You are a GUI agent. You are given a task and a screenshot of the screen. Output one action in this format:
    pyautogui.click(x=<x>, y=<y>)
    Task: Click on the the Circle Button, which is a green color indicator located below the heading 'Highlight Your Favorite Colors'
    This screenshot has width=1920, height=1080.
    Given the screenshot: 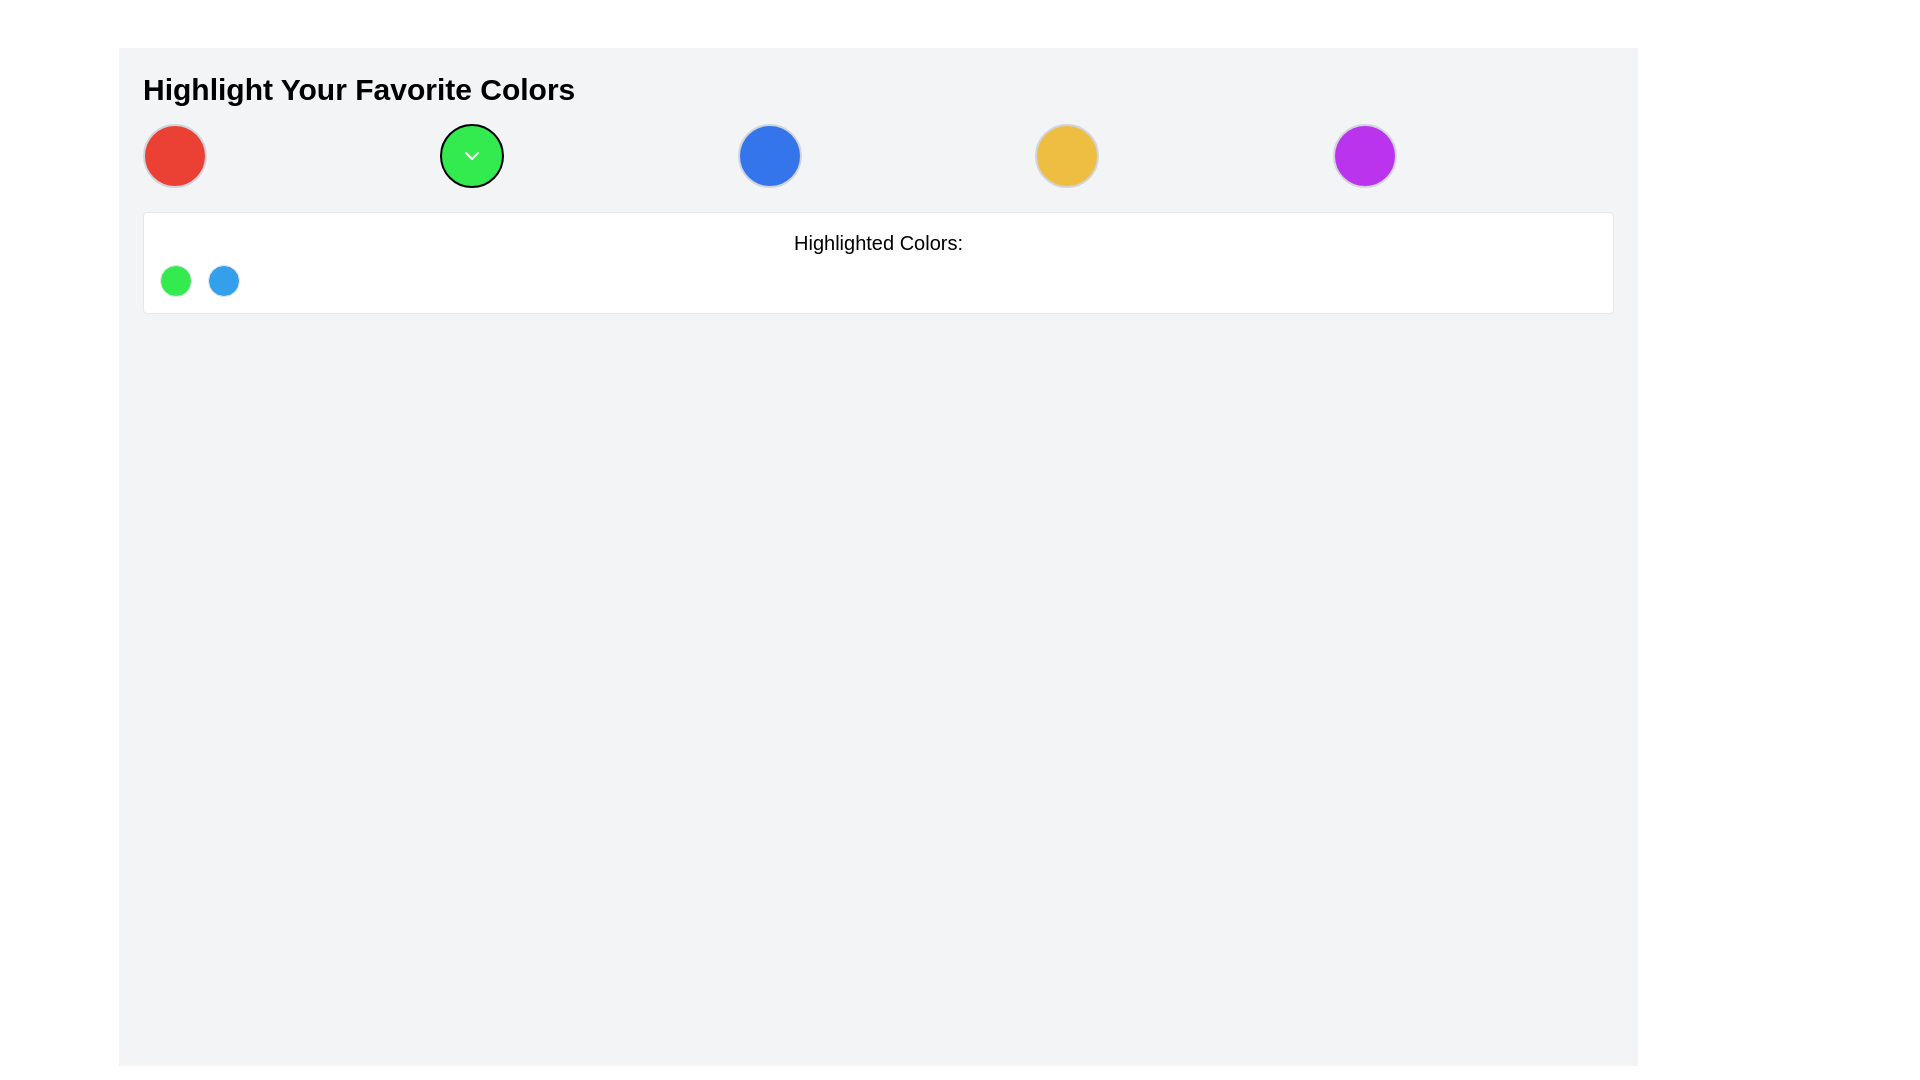 What is the action you would take?
    pyautogui.click(x=176, y=281)
    